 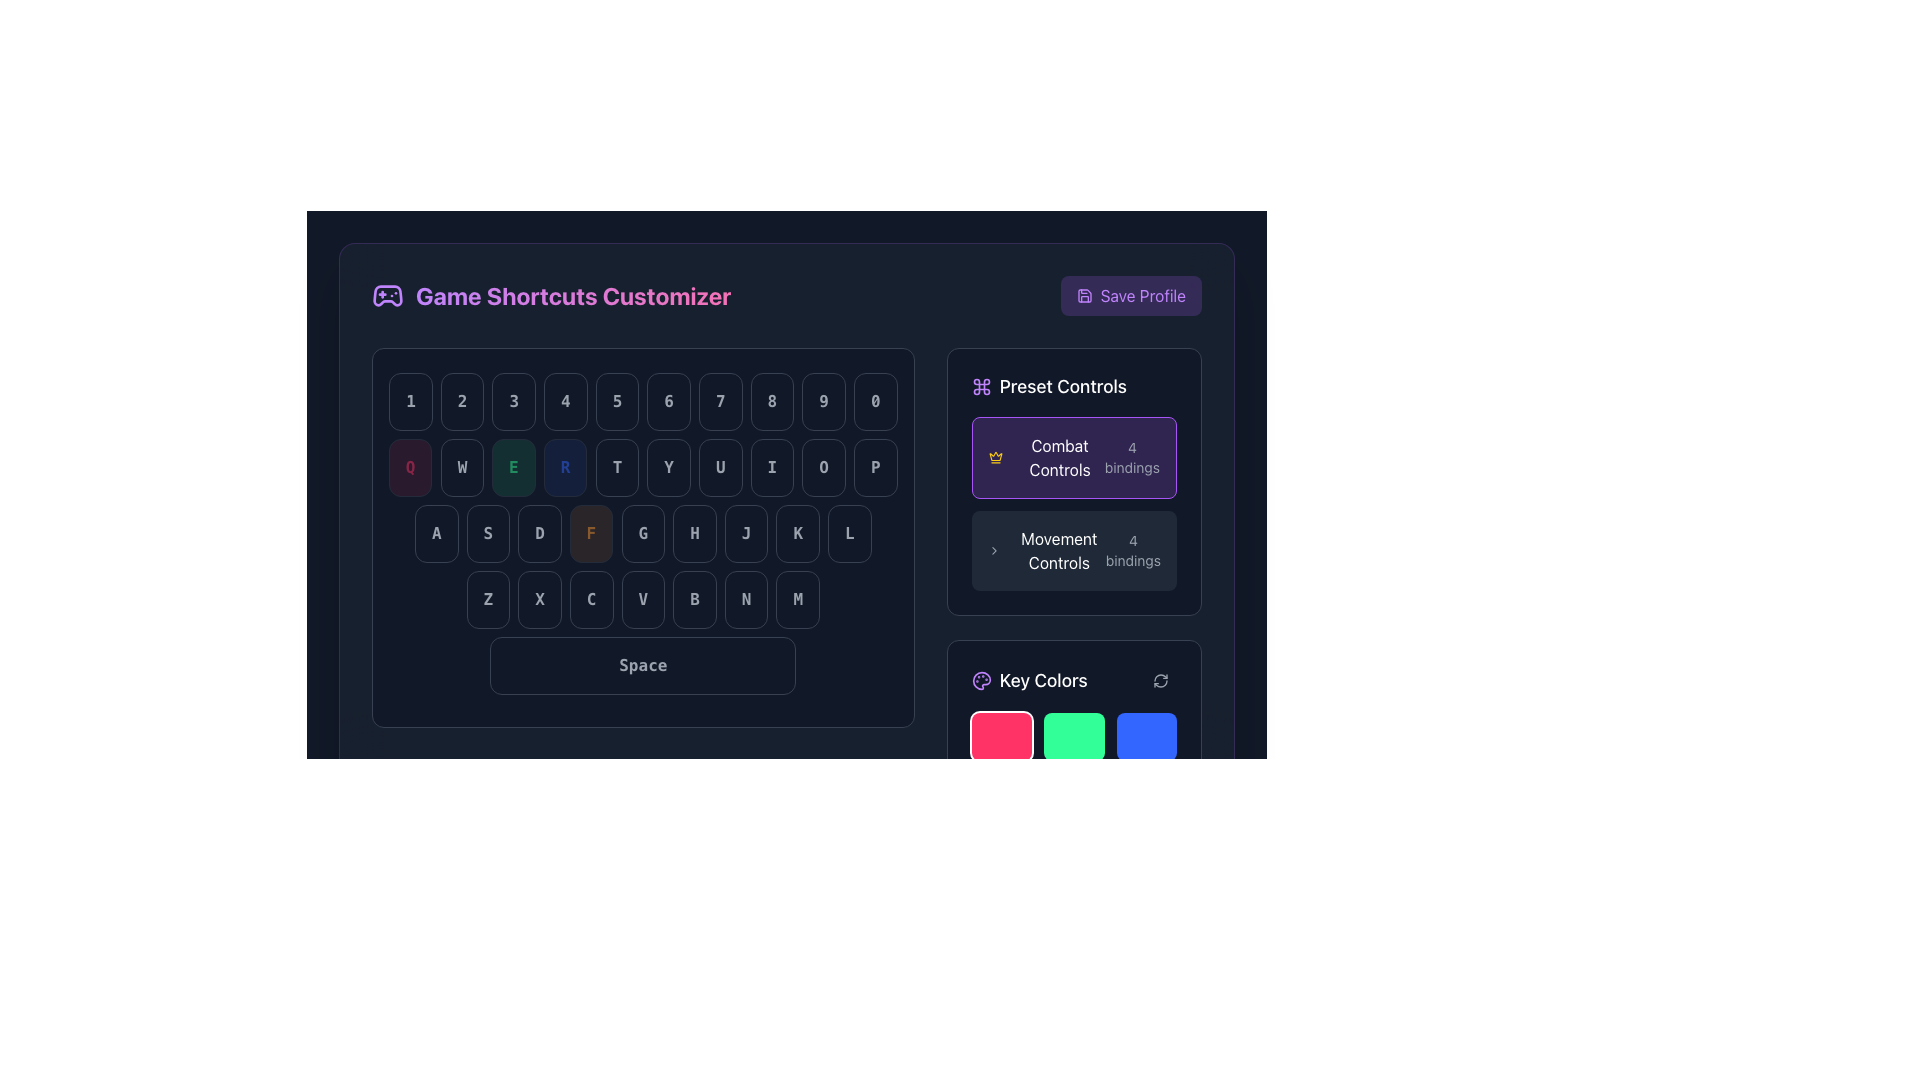 I want to click on the button that simulates the 'H' key, which is the second button from the left in the row of a virtual keyboard interface, so click(x=695, y=532).